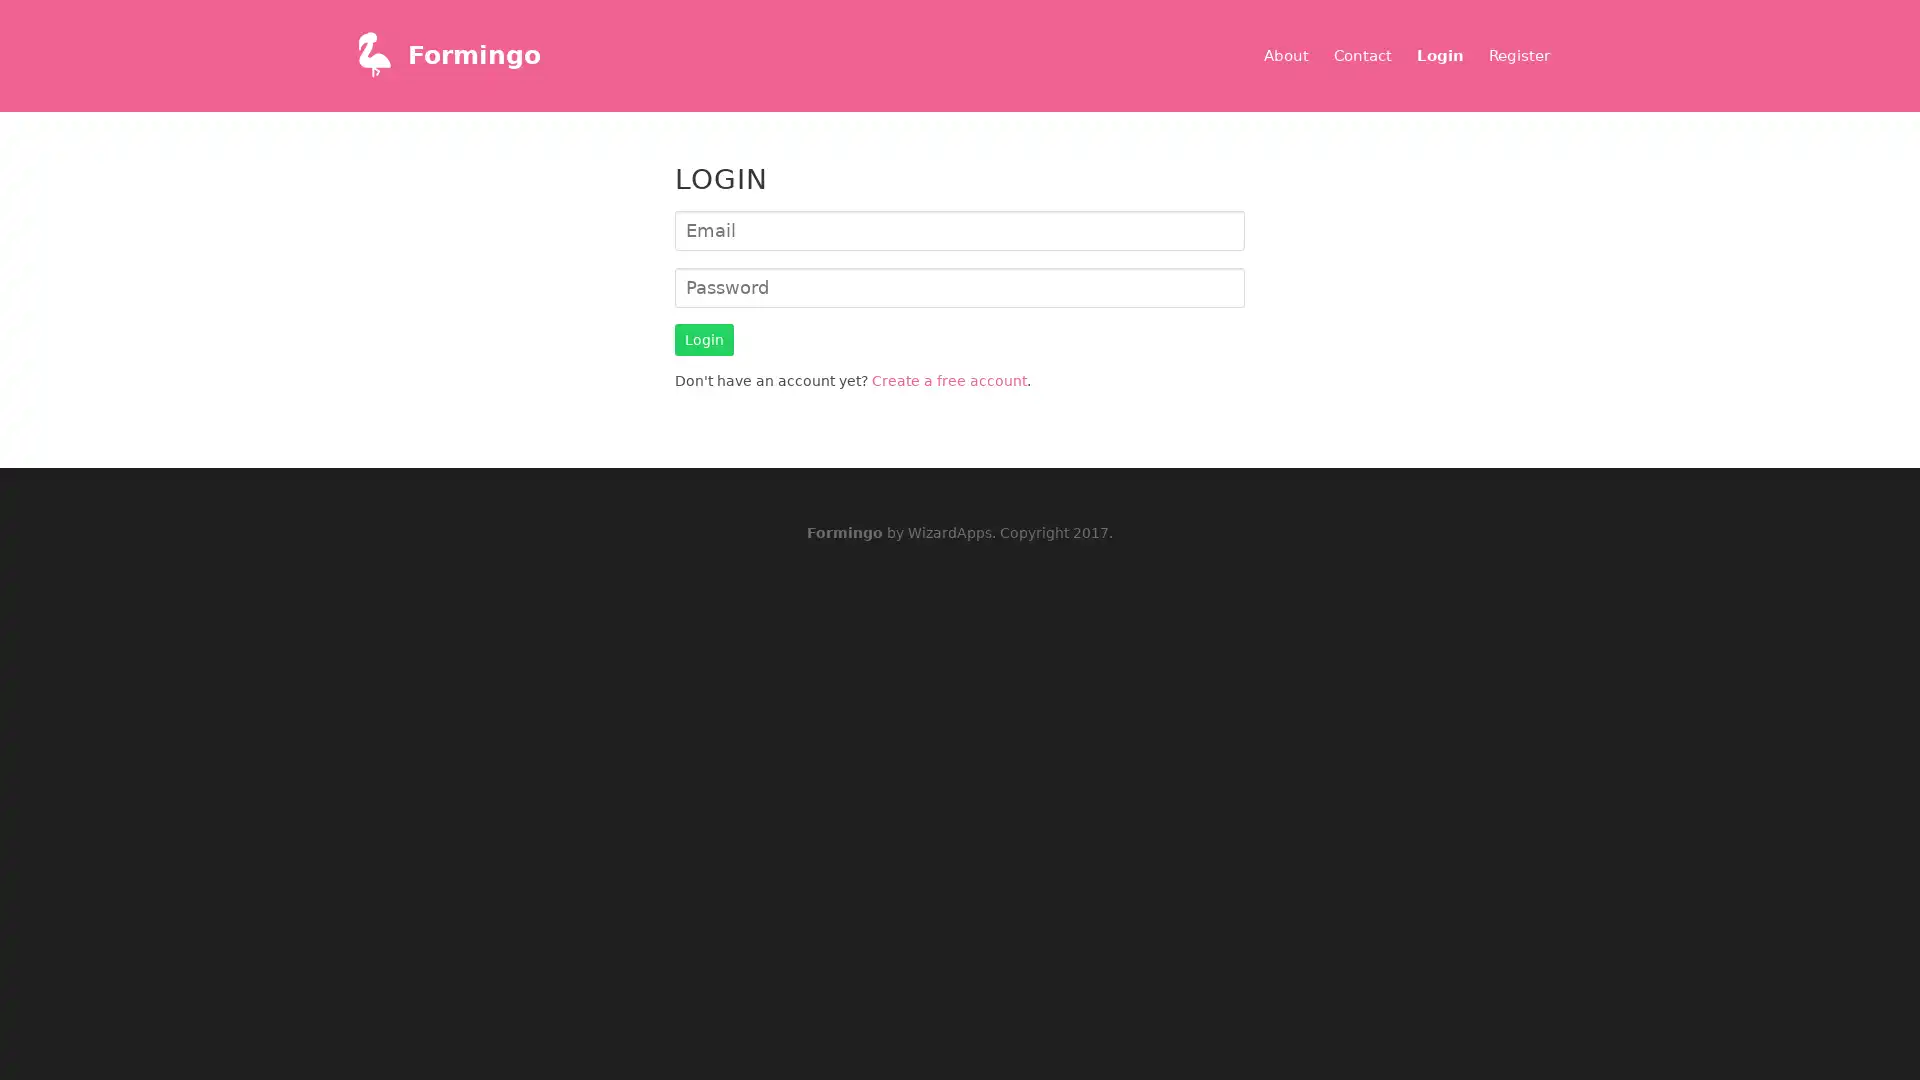 The height and width of the screenshot is (1080, 1920). What do you see at coordinates (704, 338) in the screenshot?
I see `Login` at bounding box center [704, 338].